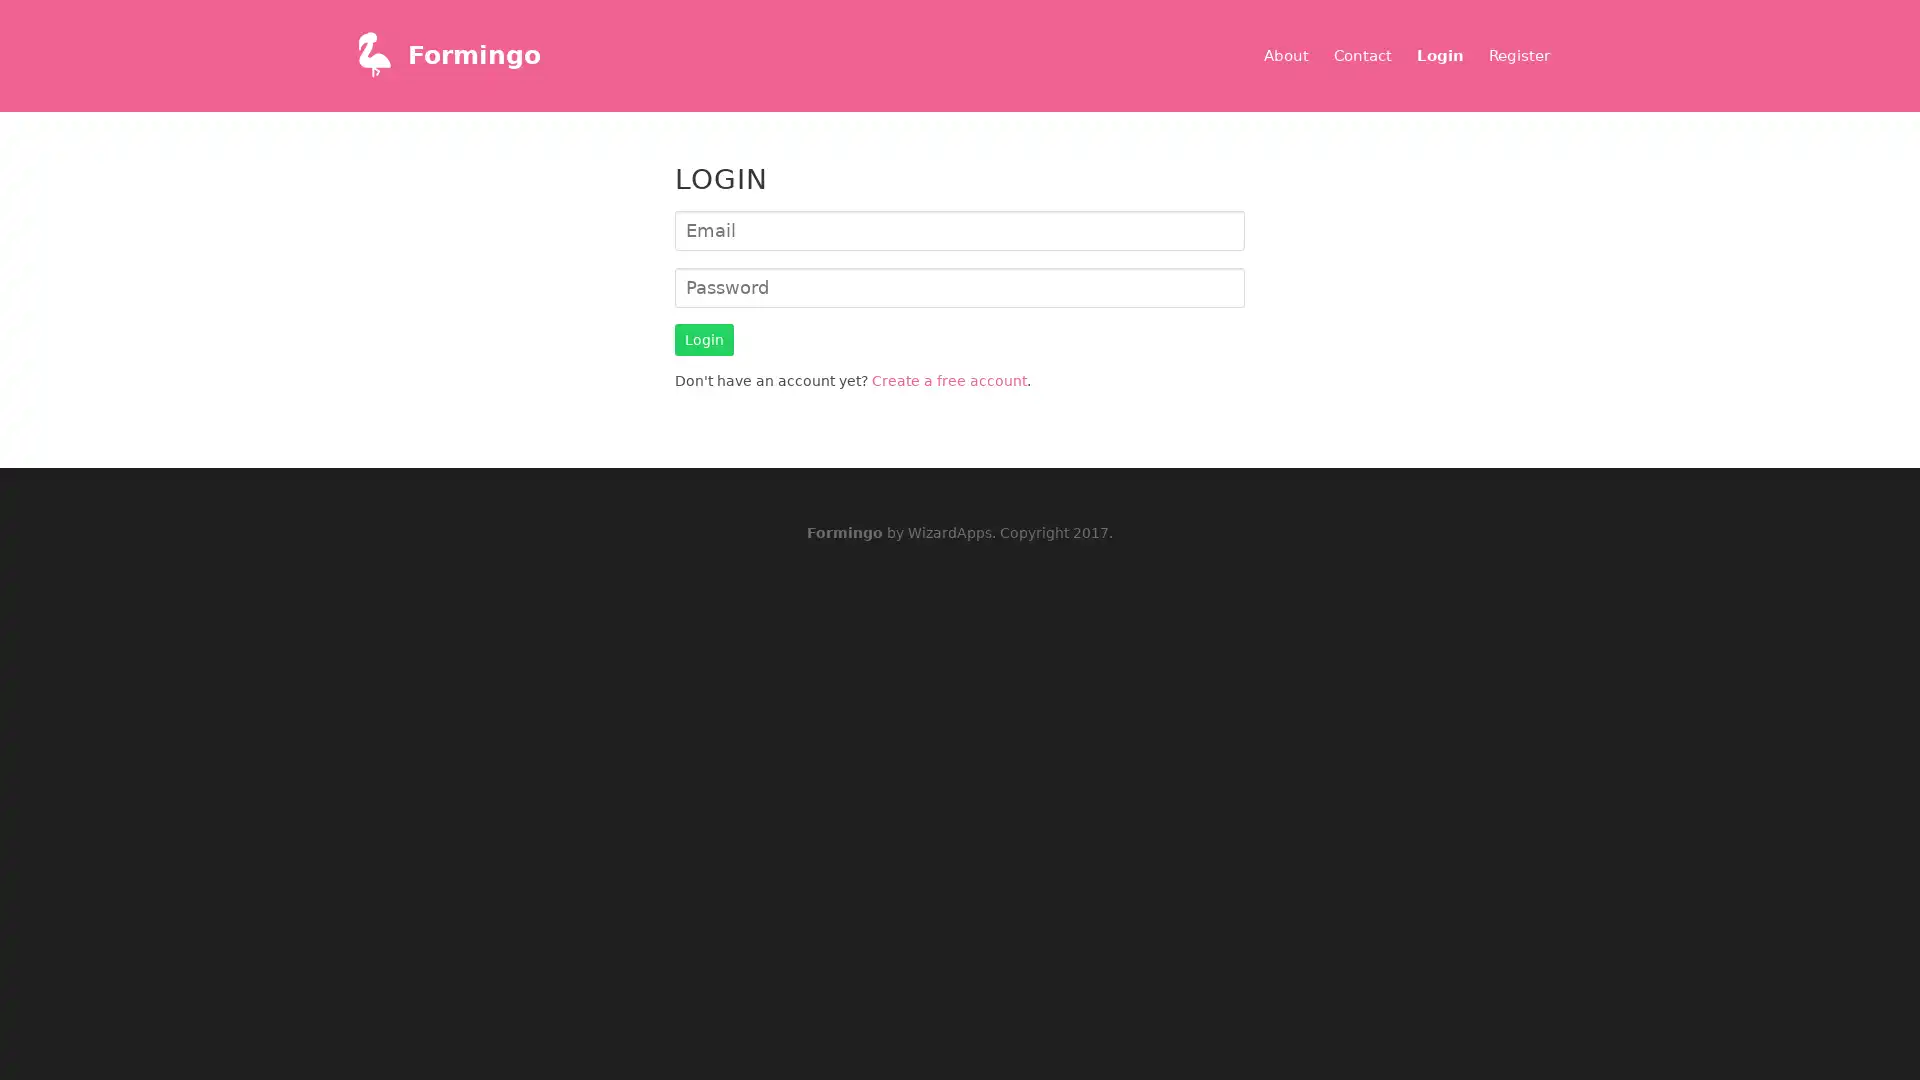 The height and width of the screenshot is (1080, 1920). What do you see at coordinates (704, 338) in the screenshot?
I see `Login` at bounding box center [704, 338].